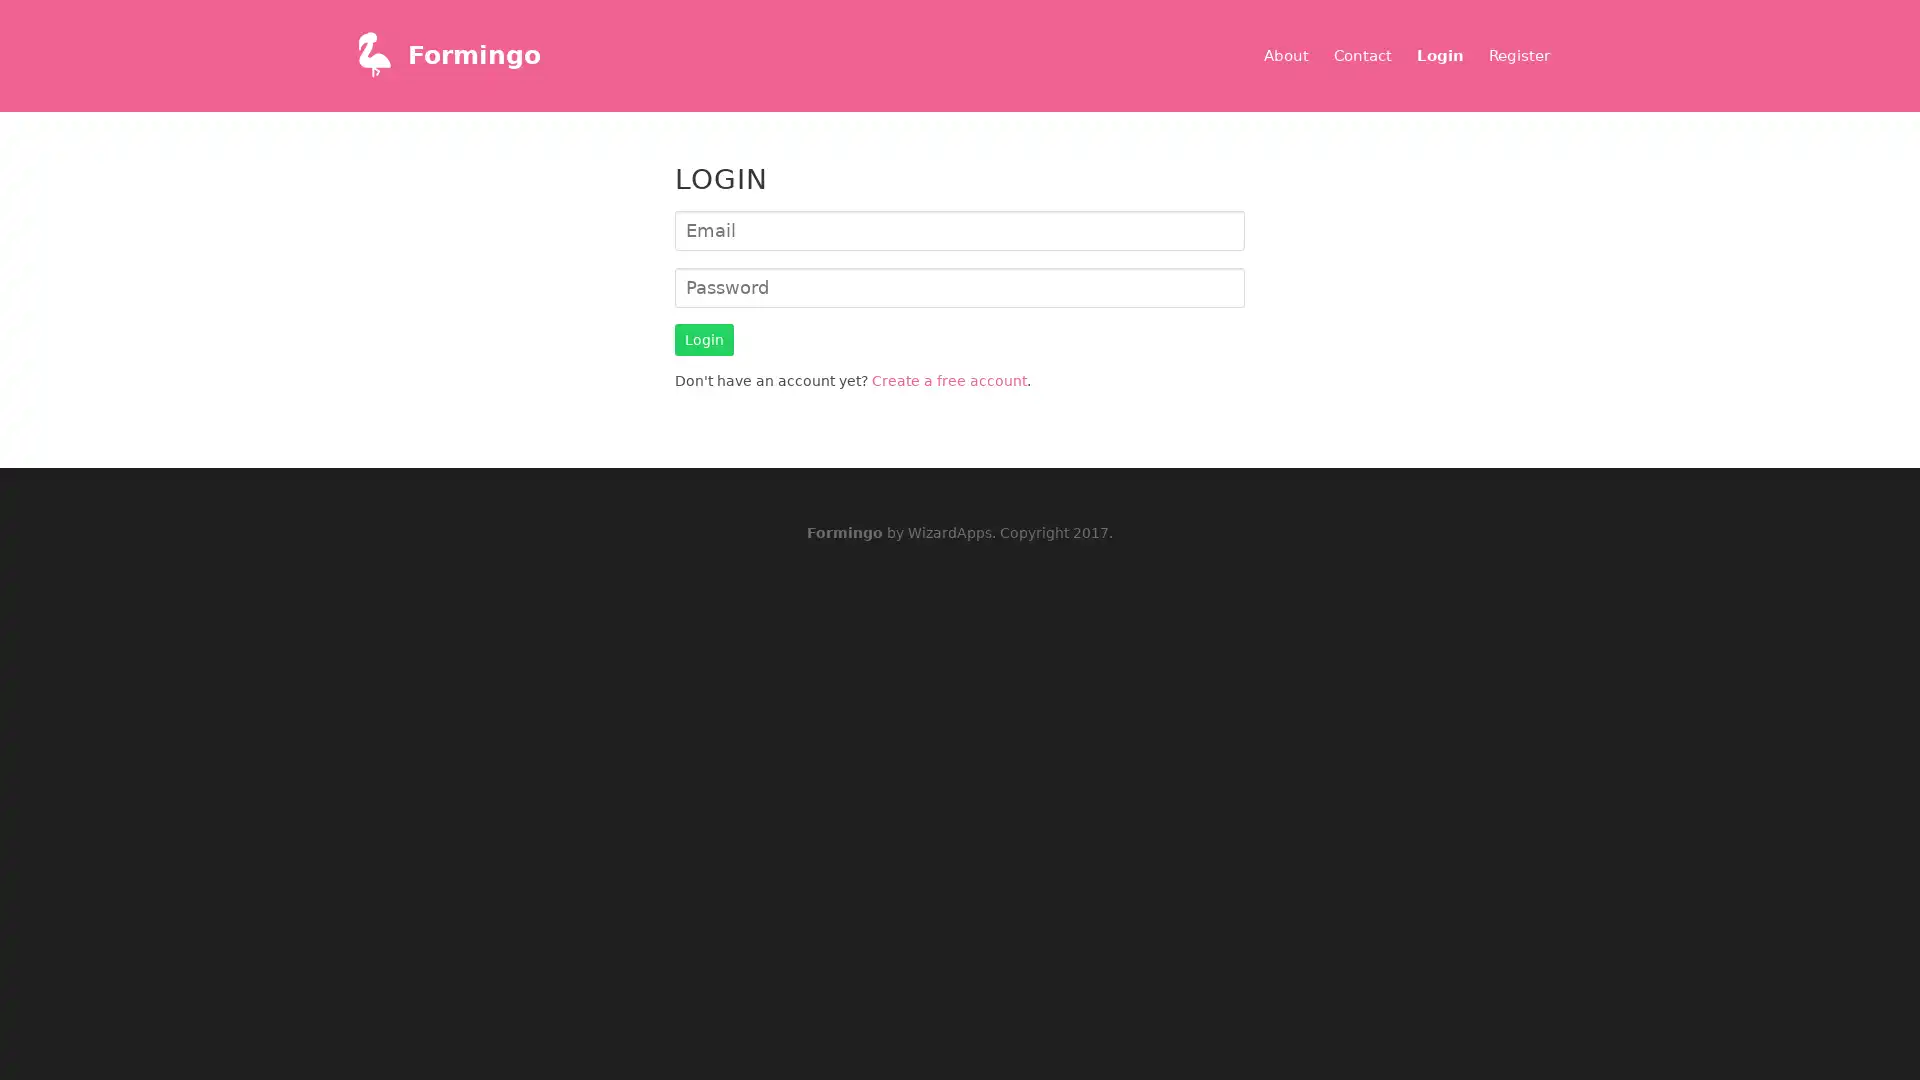 The height and width of the screenshot is (1080, 1920). What do you see at coordinates (704, 338) in the screenshot?
I see `Login` at bounding box center [704, 338].